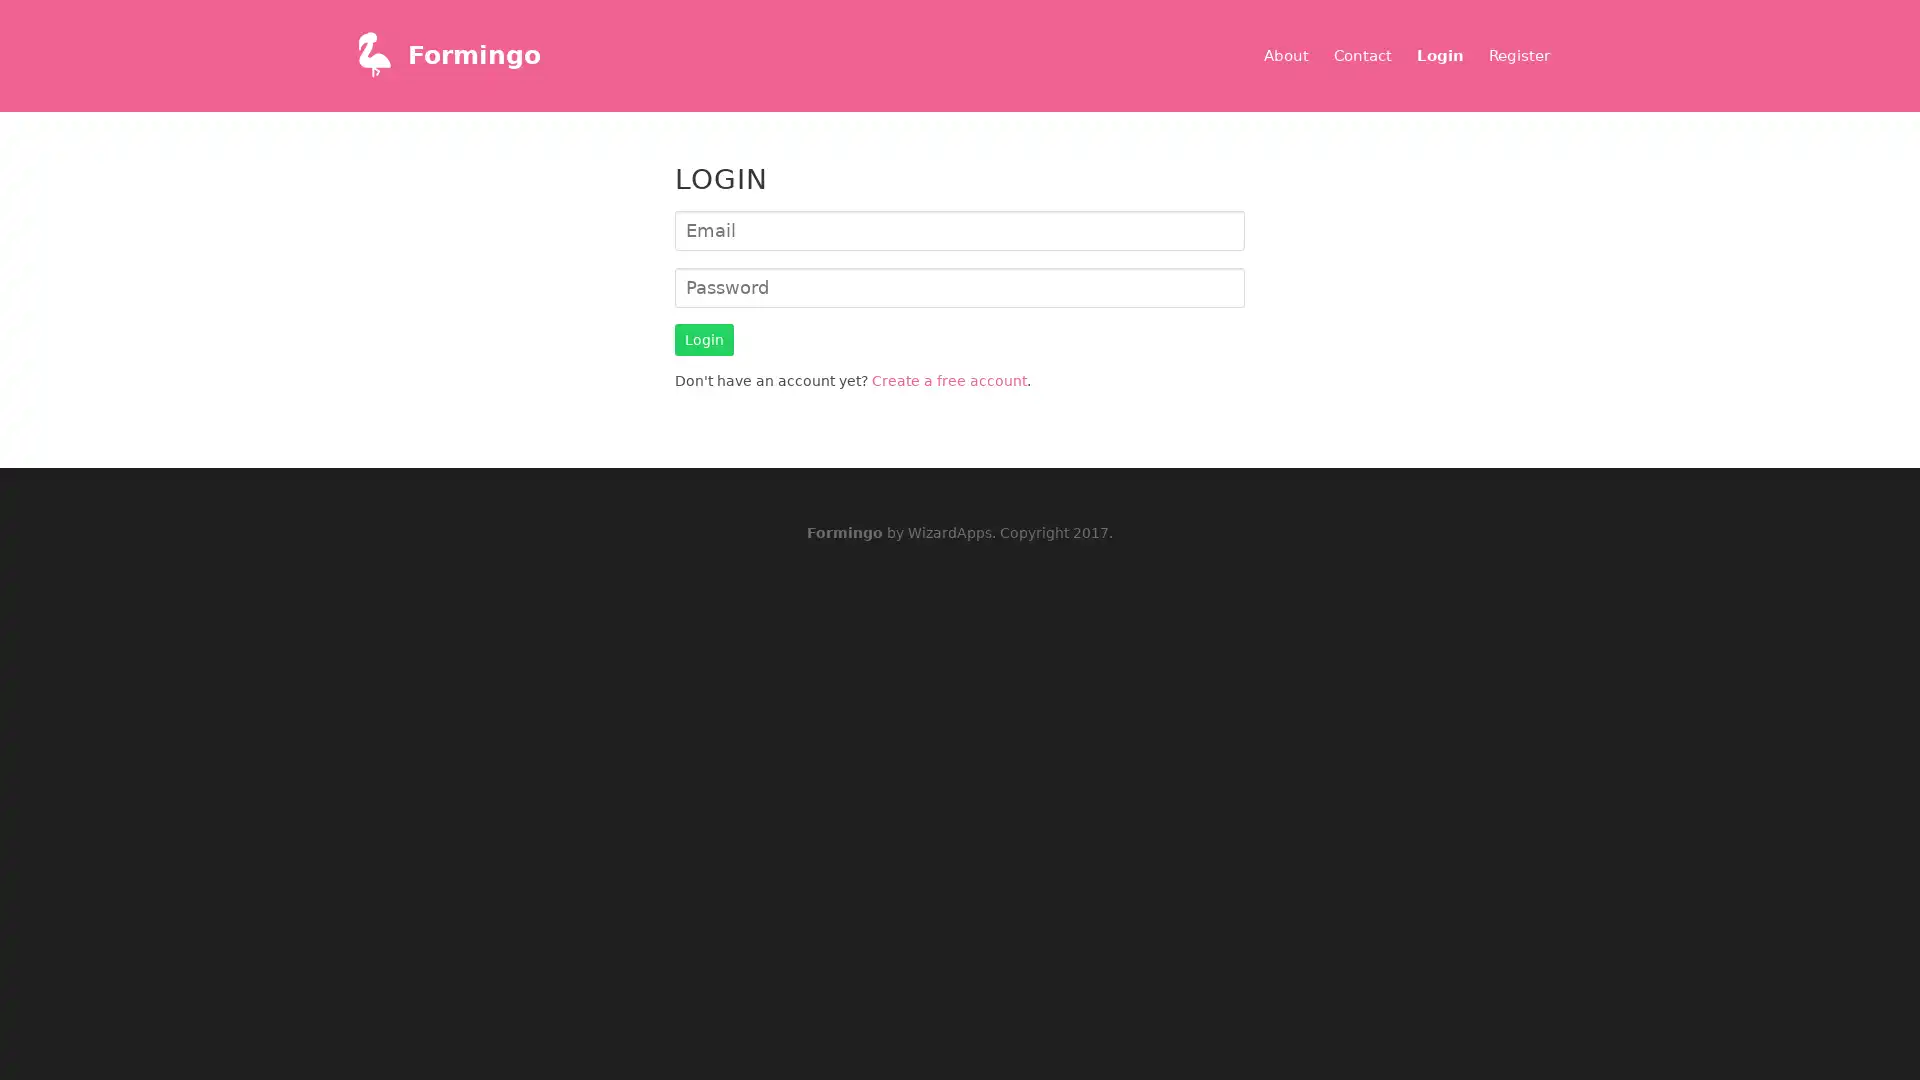 The height and width of the screenshot is (1080, 1920). What do you see at coordinates (704, 338) in the screenshot?
I see `Login` at bounding box center [704, 338].